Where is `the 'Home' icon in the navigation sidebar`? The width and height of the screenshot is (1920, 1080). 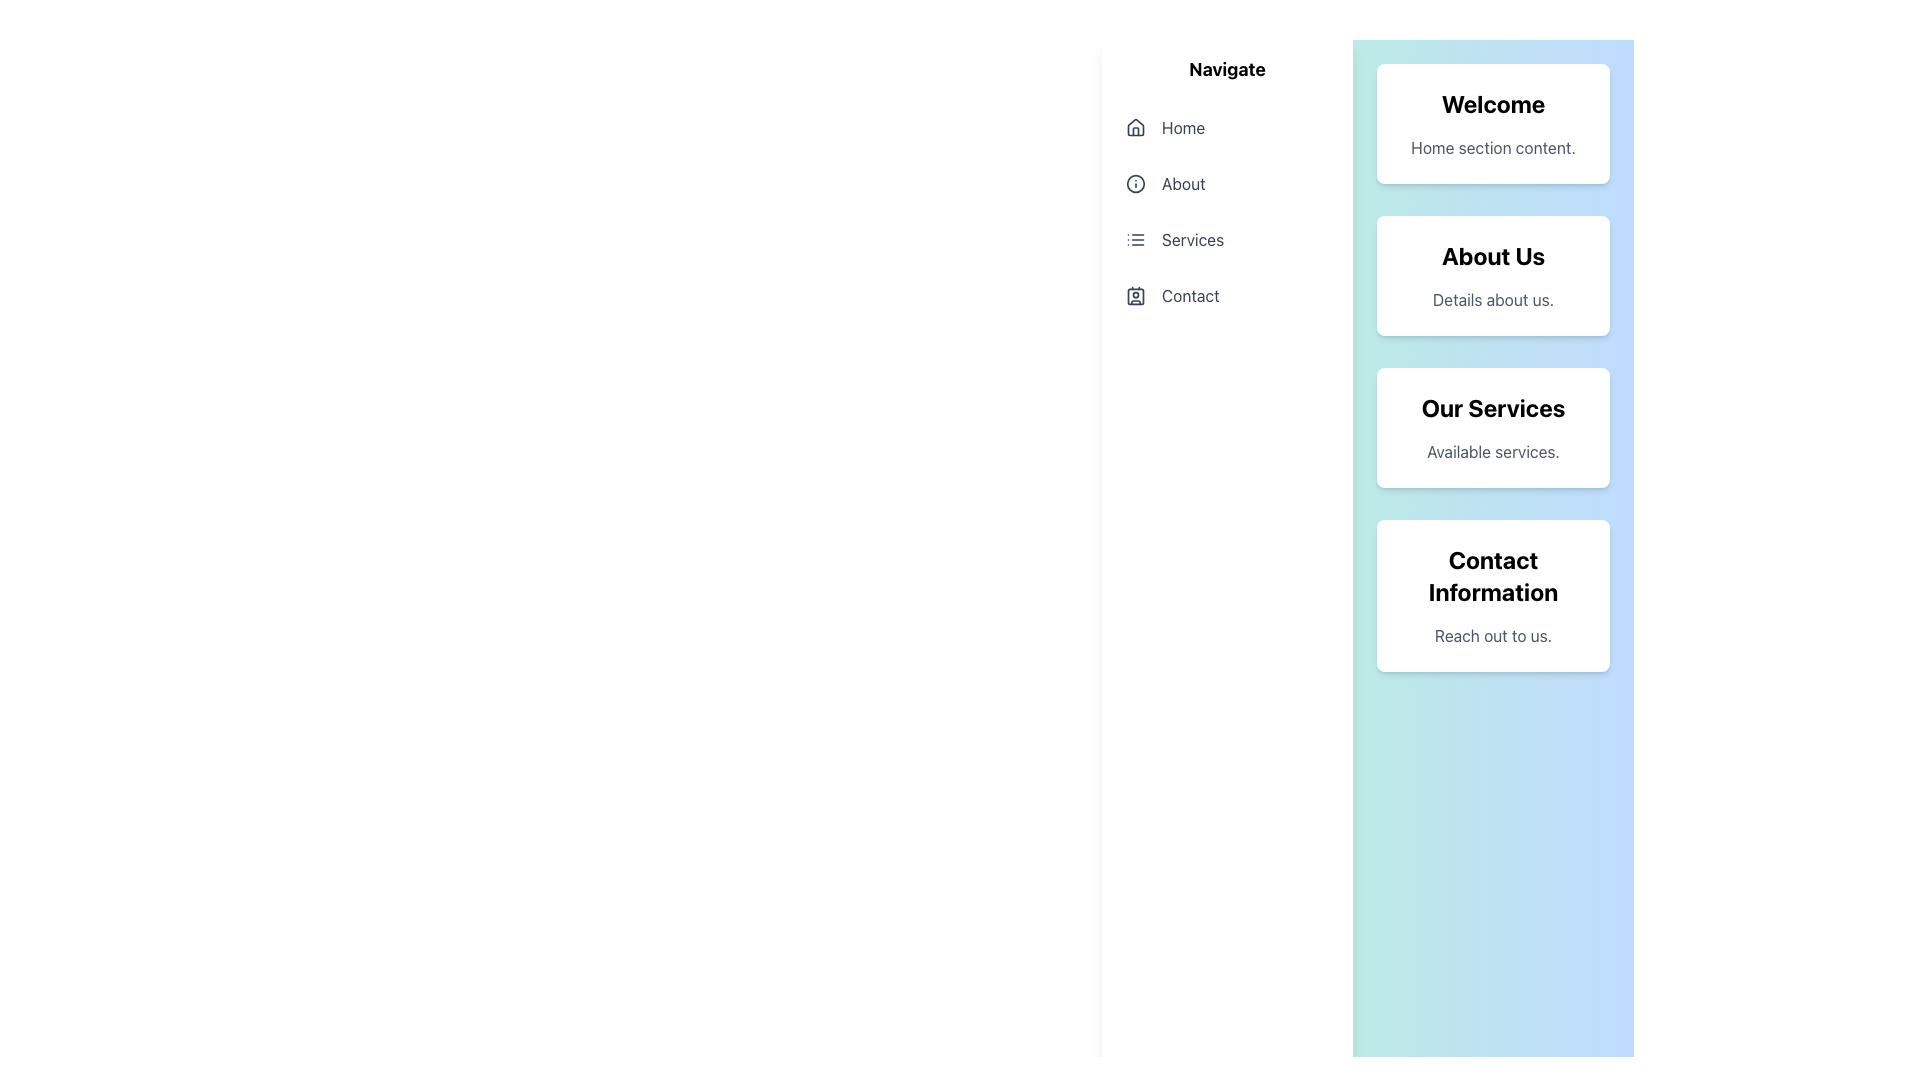 the 'Home' icon in the navigation sidebar is located at coordinates (1136, 127).